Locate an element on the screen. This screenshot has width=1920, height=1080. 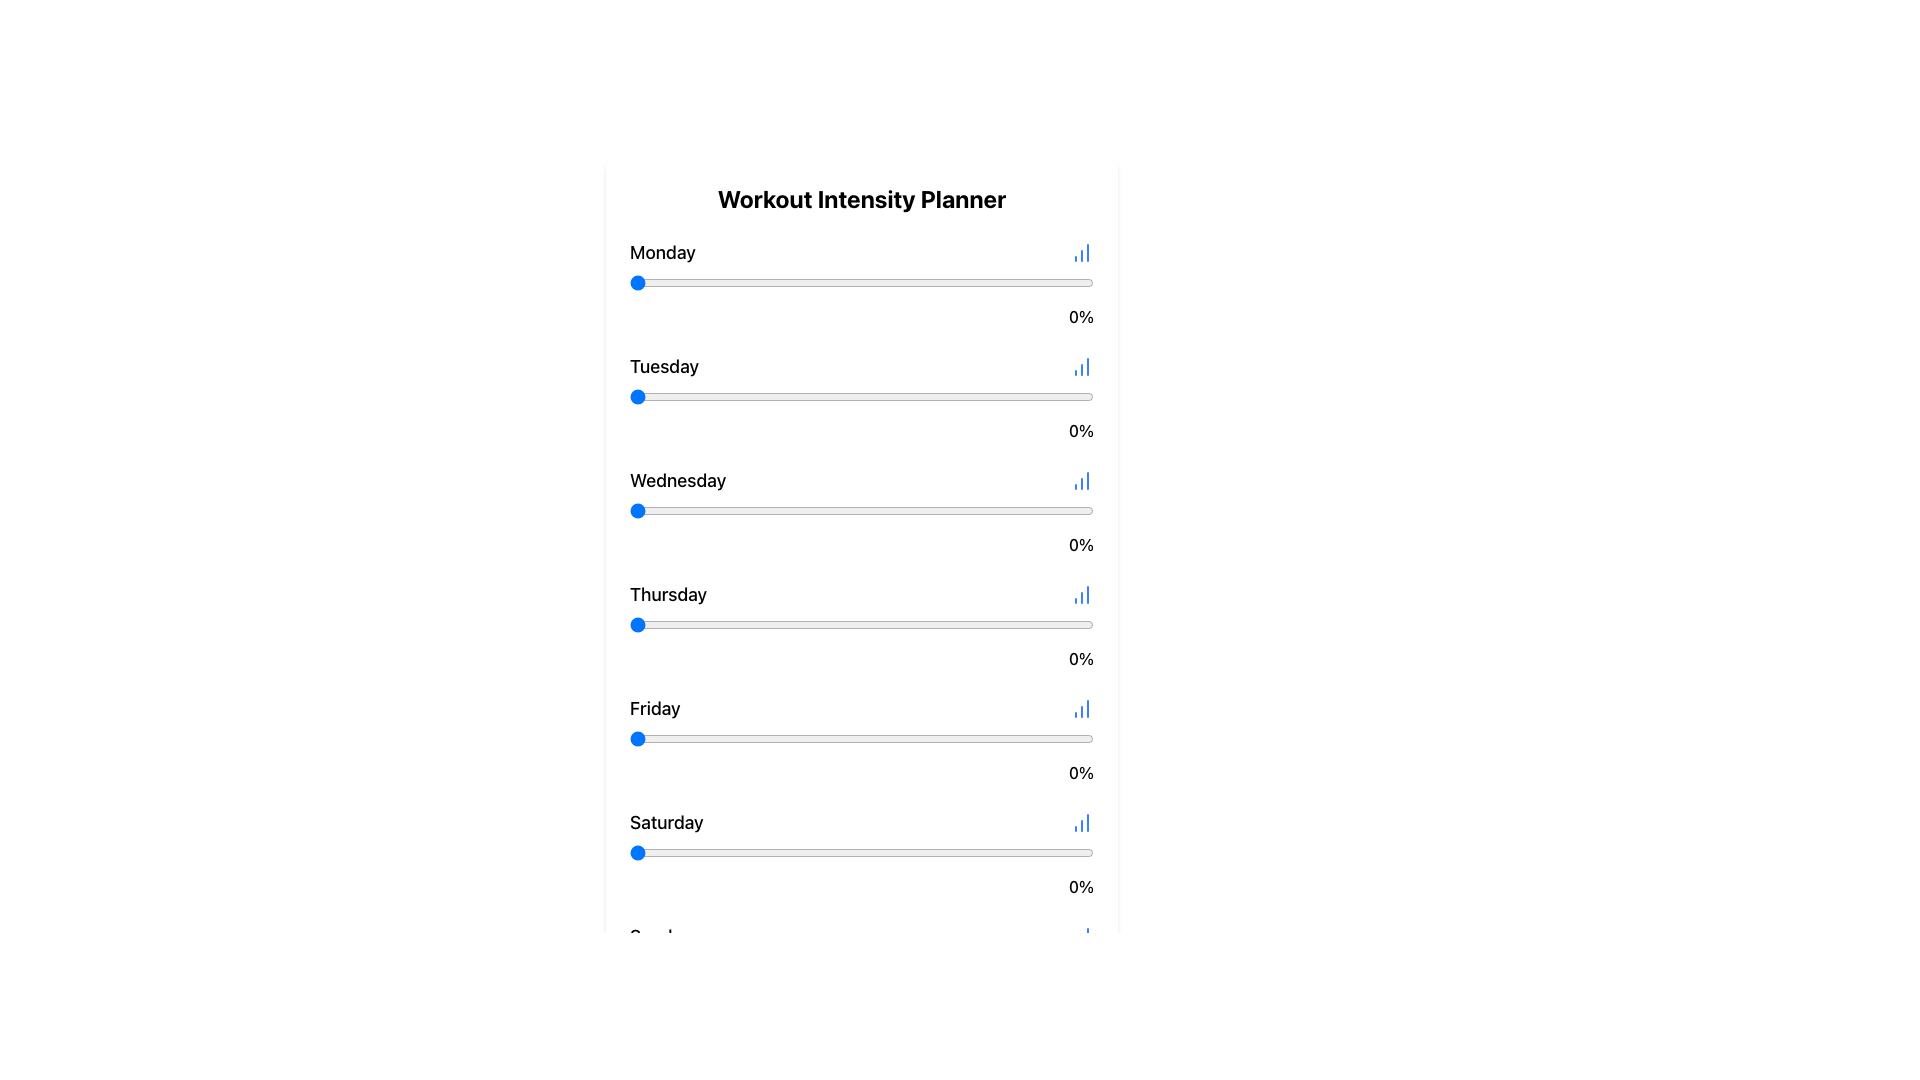
the blue bar chart icon adjacent to the text 'Wednesday' for additional data is located at coordinates (862, 481).